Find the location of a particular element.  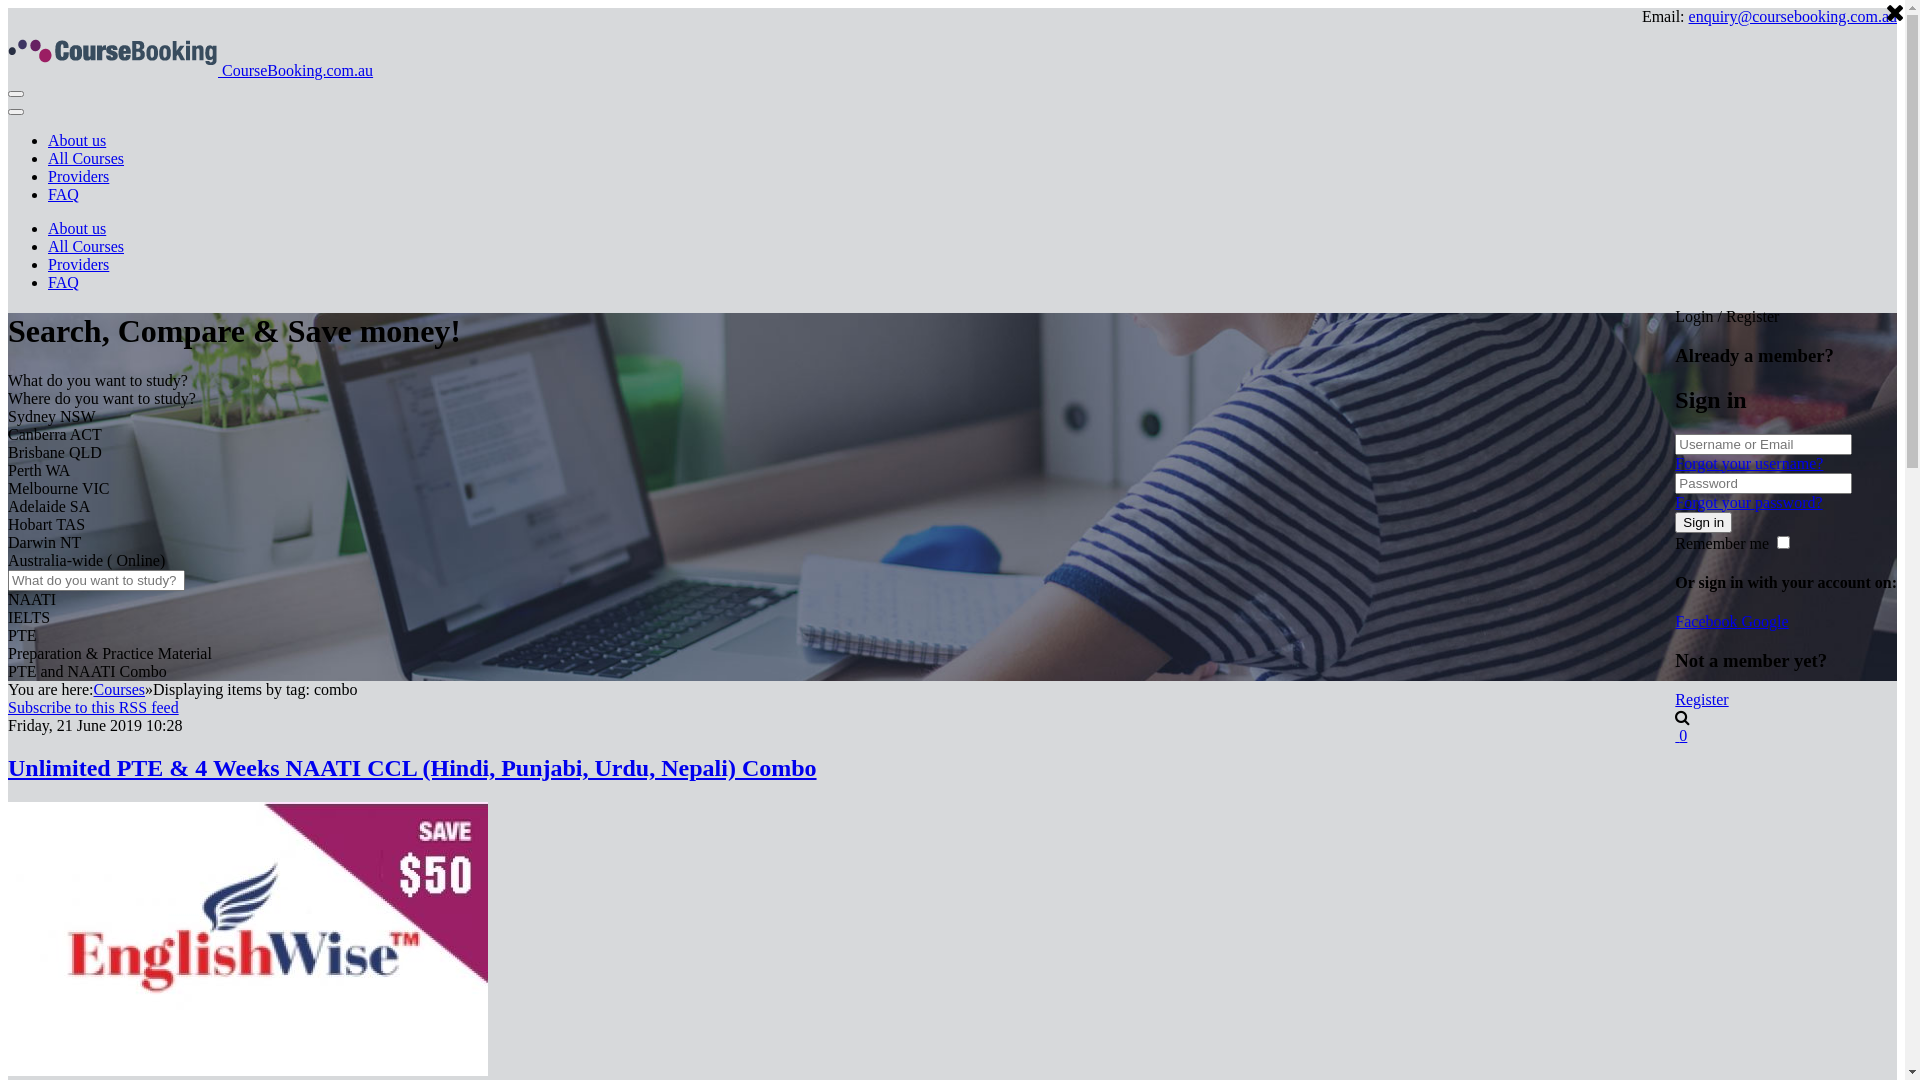

'CourseBooking.com.au' is located at coordinates (8, 69).